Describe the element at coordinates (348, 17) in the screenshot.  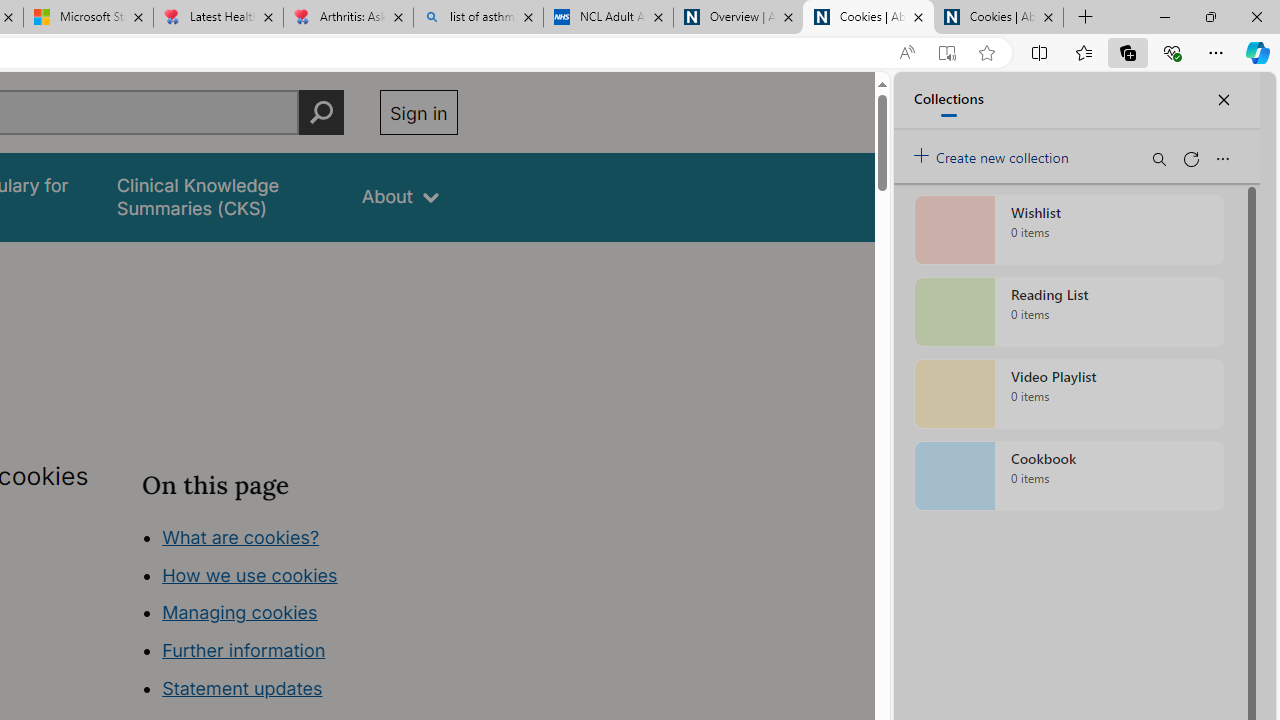
I see `'Arthritis: Ask Health Professionals'` at that location.